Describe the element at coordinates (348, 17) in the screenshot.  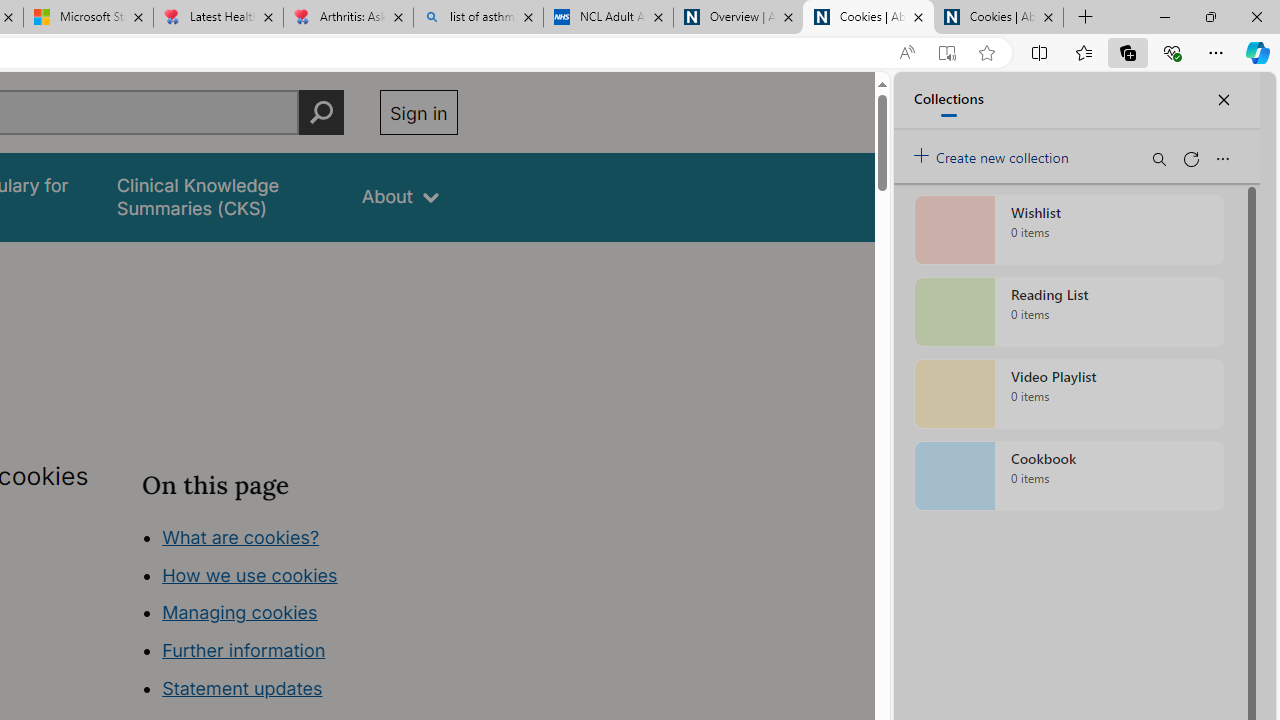
I see `'Arthritis: Ask Health Professionals'` at that location.